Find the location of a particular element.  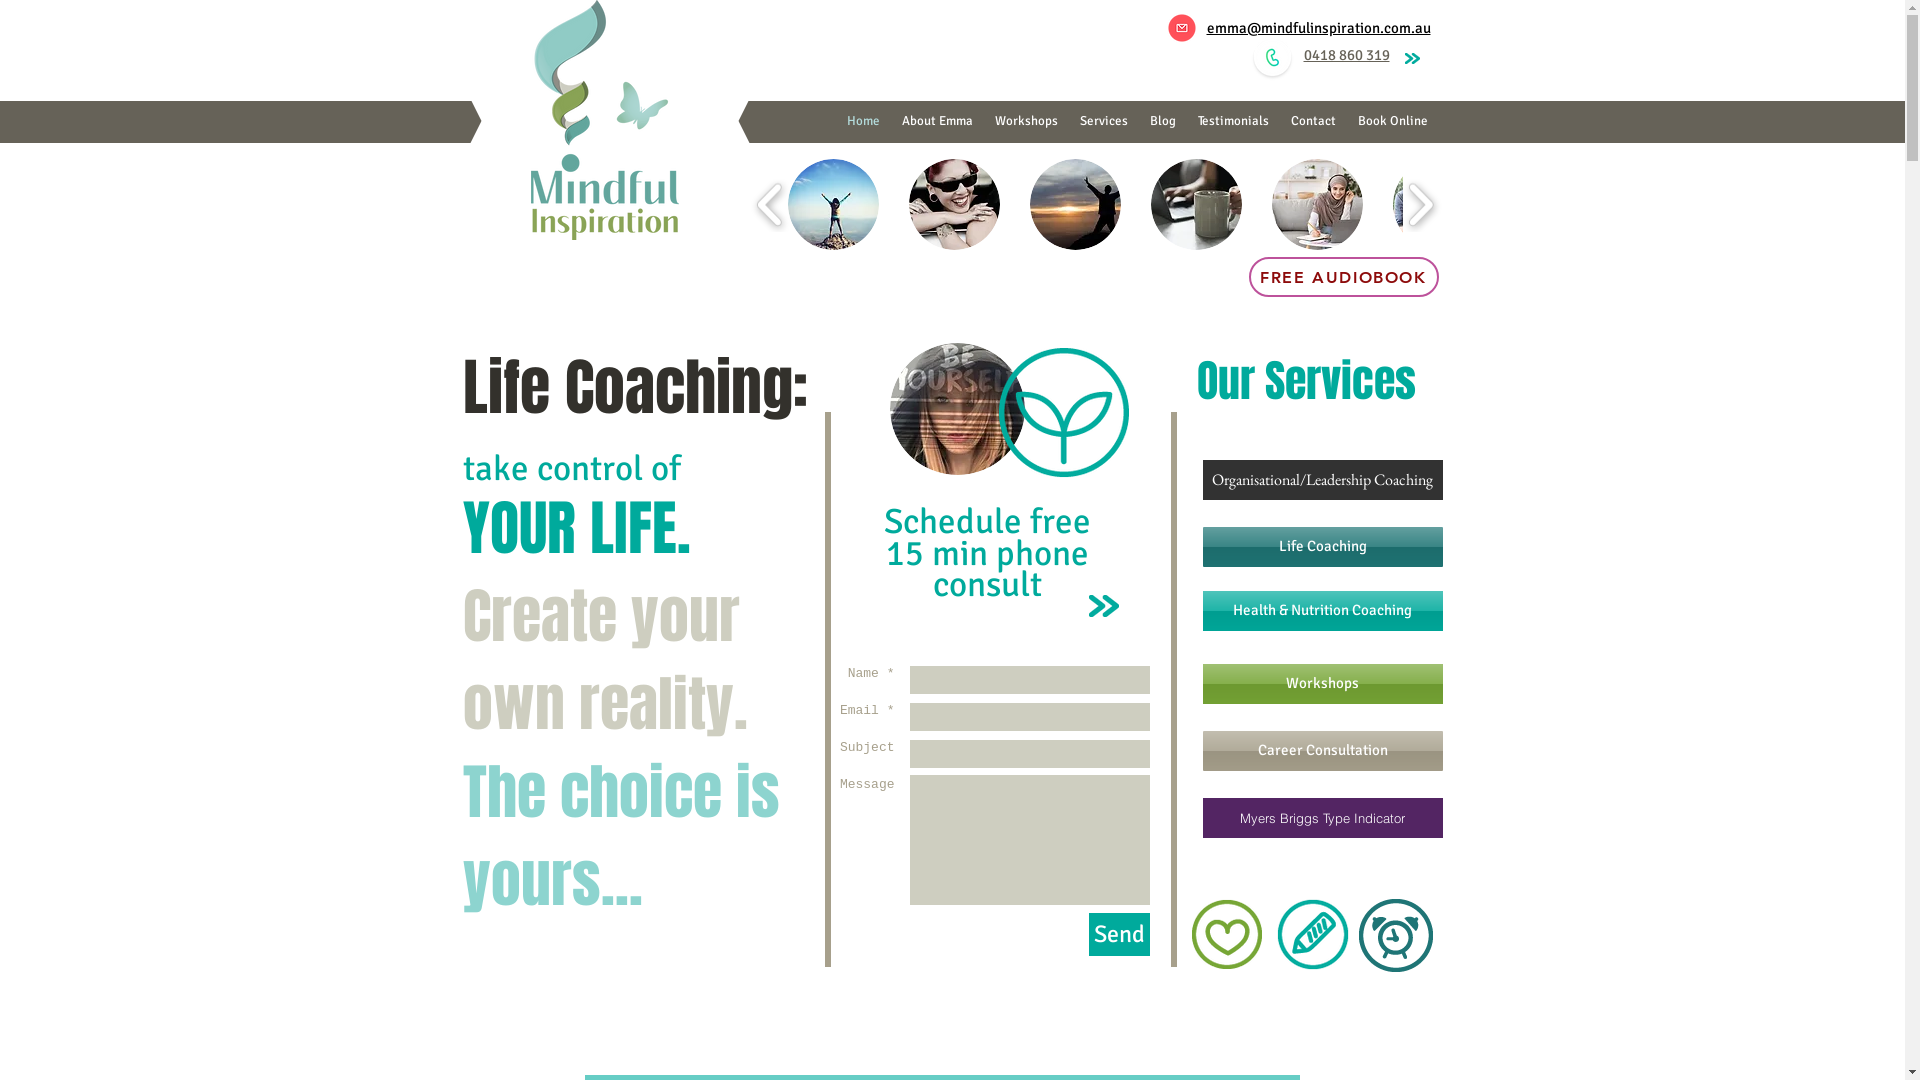

'Book Online' is located at coordinates (1391, 121).